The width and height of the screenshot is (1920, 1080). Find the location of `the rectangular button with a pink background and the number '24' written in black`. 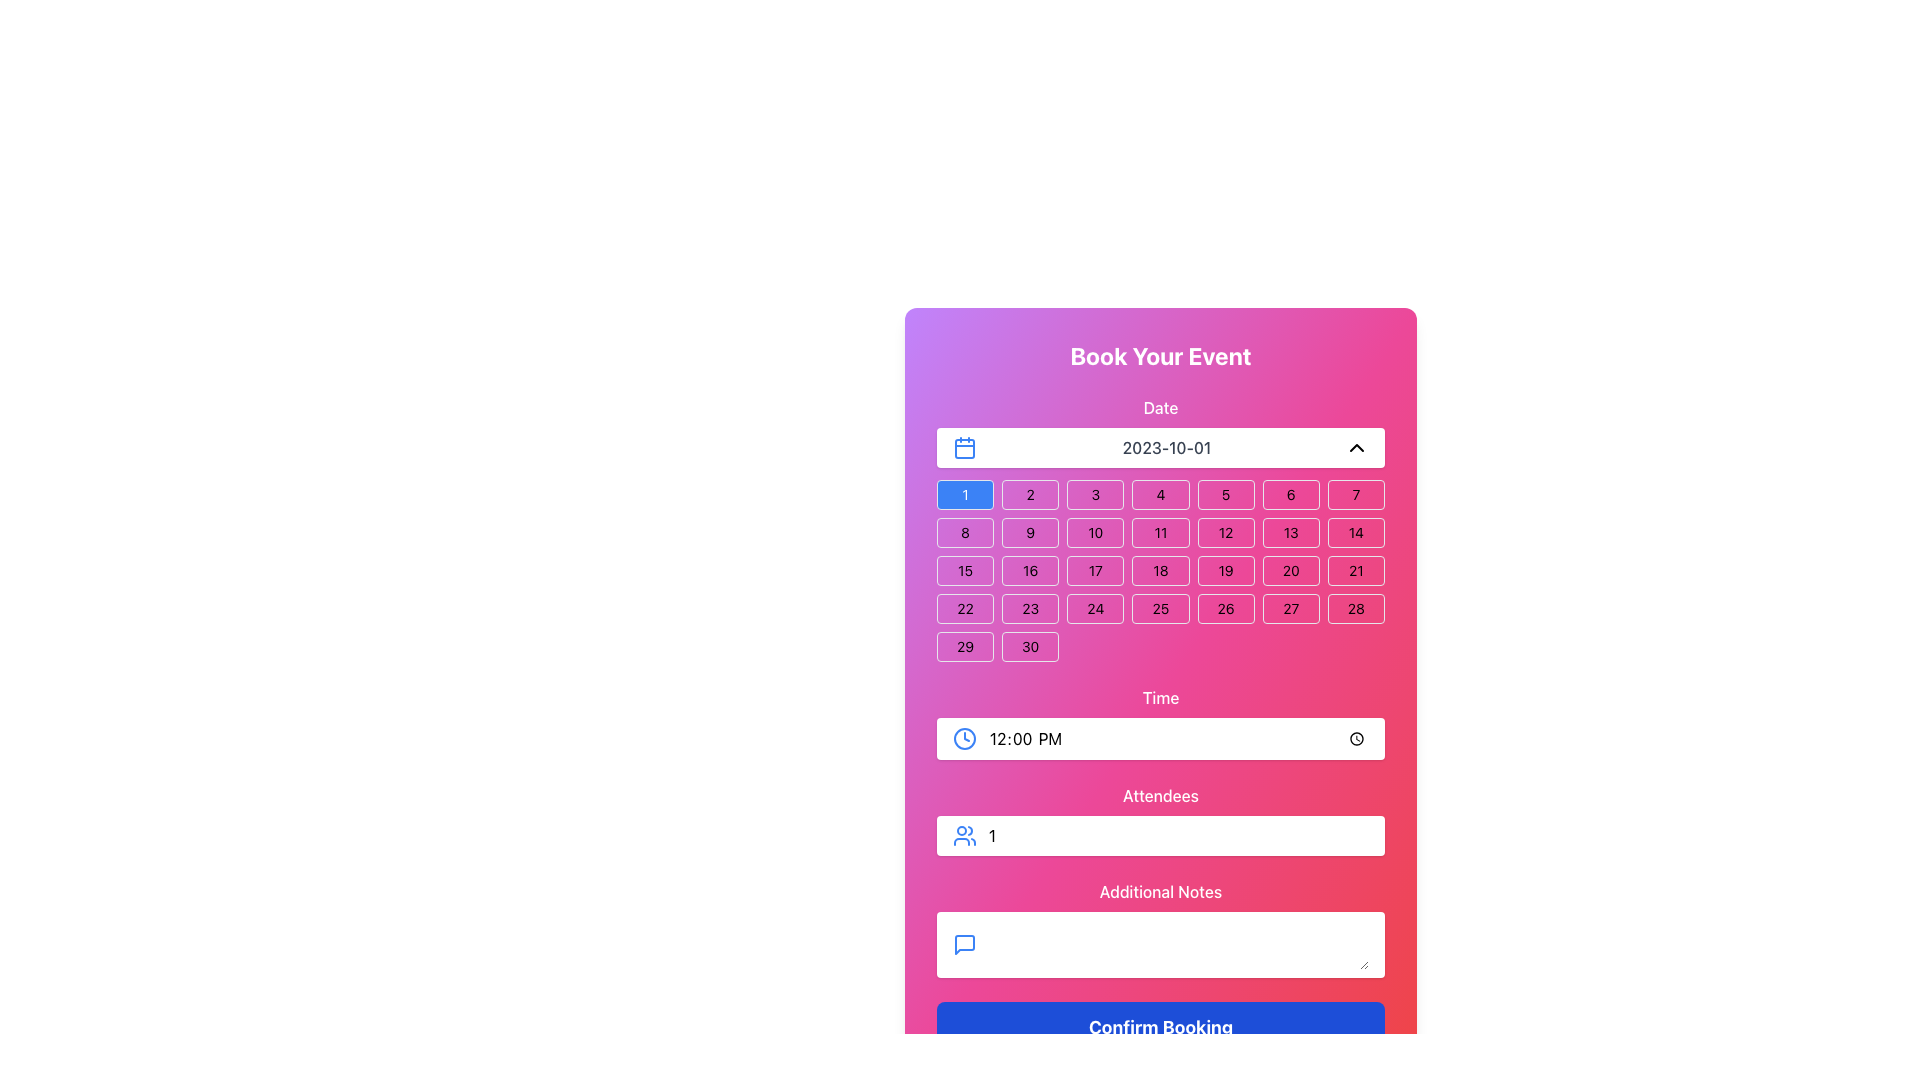

the rectangular button with a pink background and the number '24' written in black is located at coordinates (1094, 608).